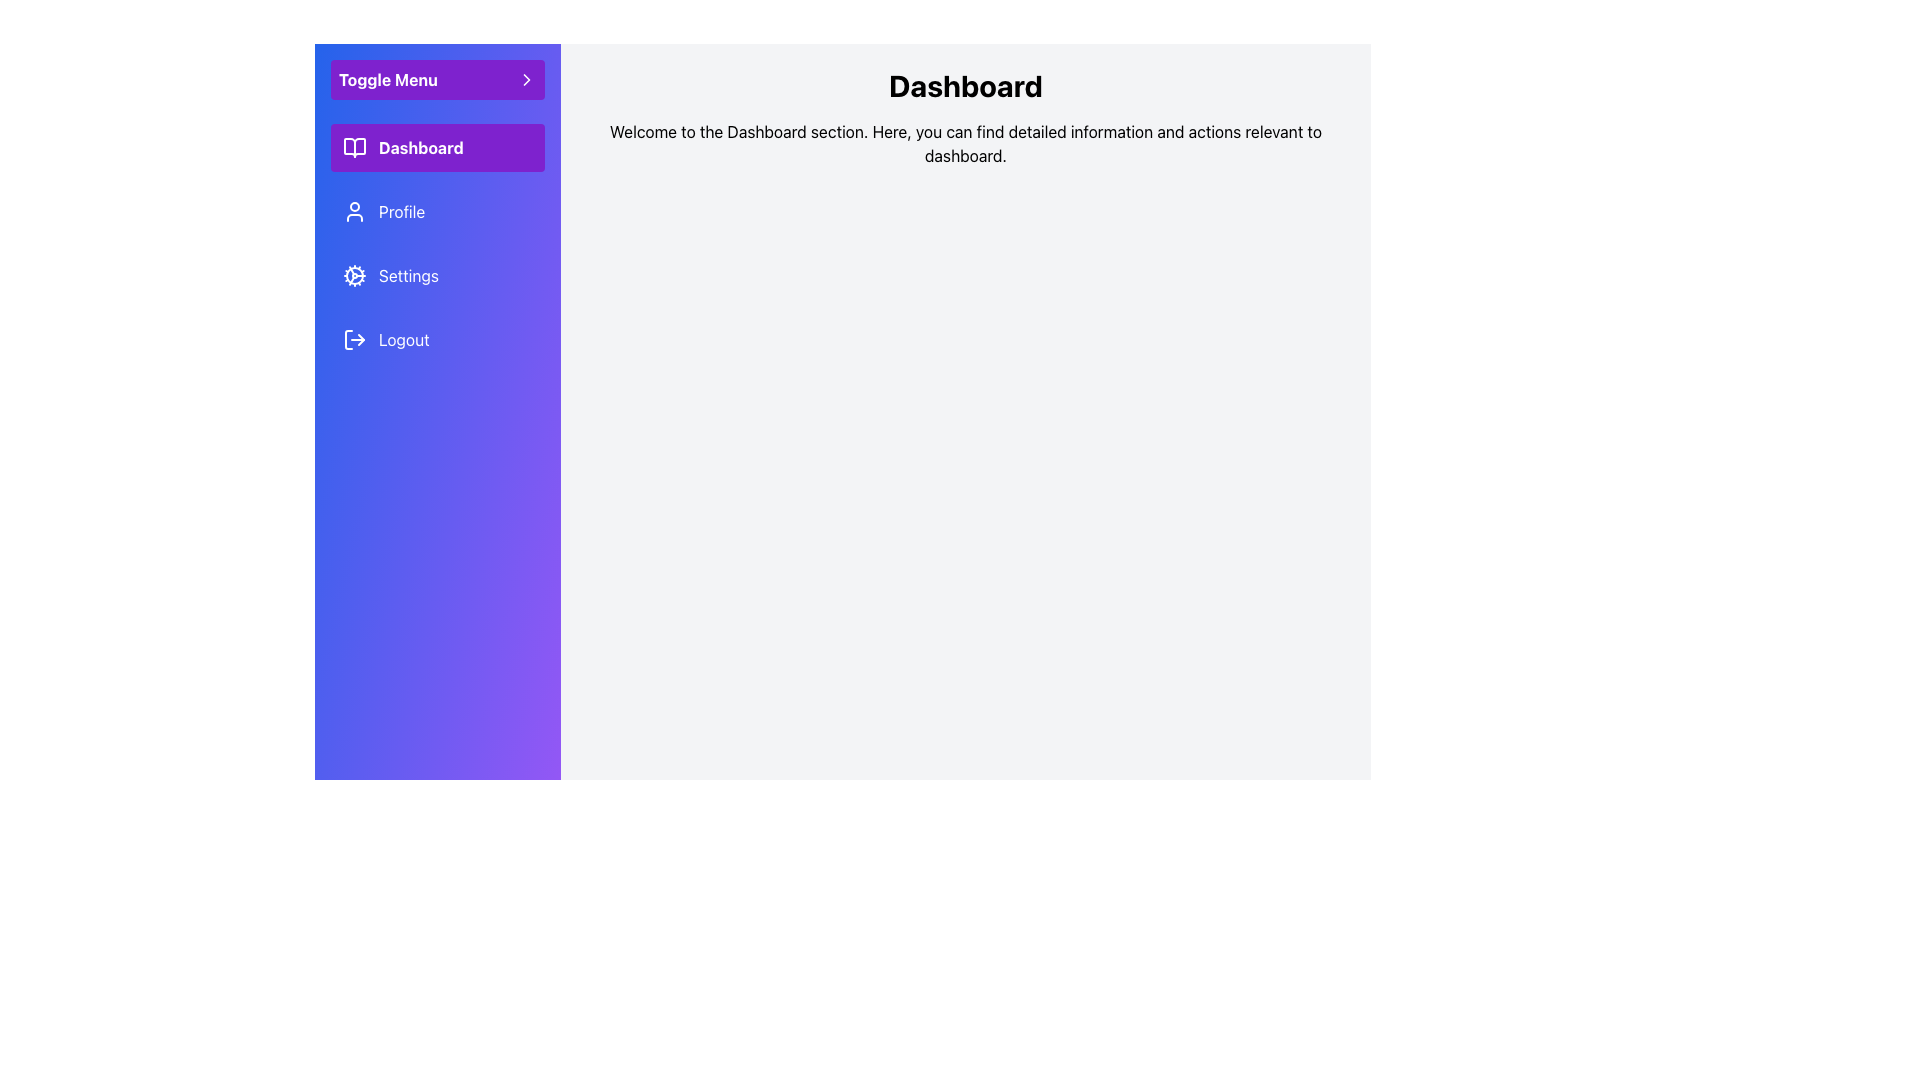  What do you see at coordinates (388, 79) in the screenshot?
I see `the 'Toggle Menu' text label, which is prominently displayed in white on a vibrant purple background near the top of the vertical sidebar` at bounding box center [388, 79].